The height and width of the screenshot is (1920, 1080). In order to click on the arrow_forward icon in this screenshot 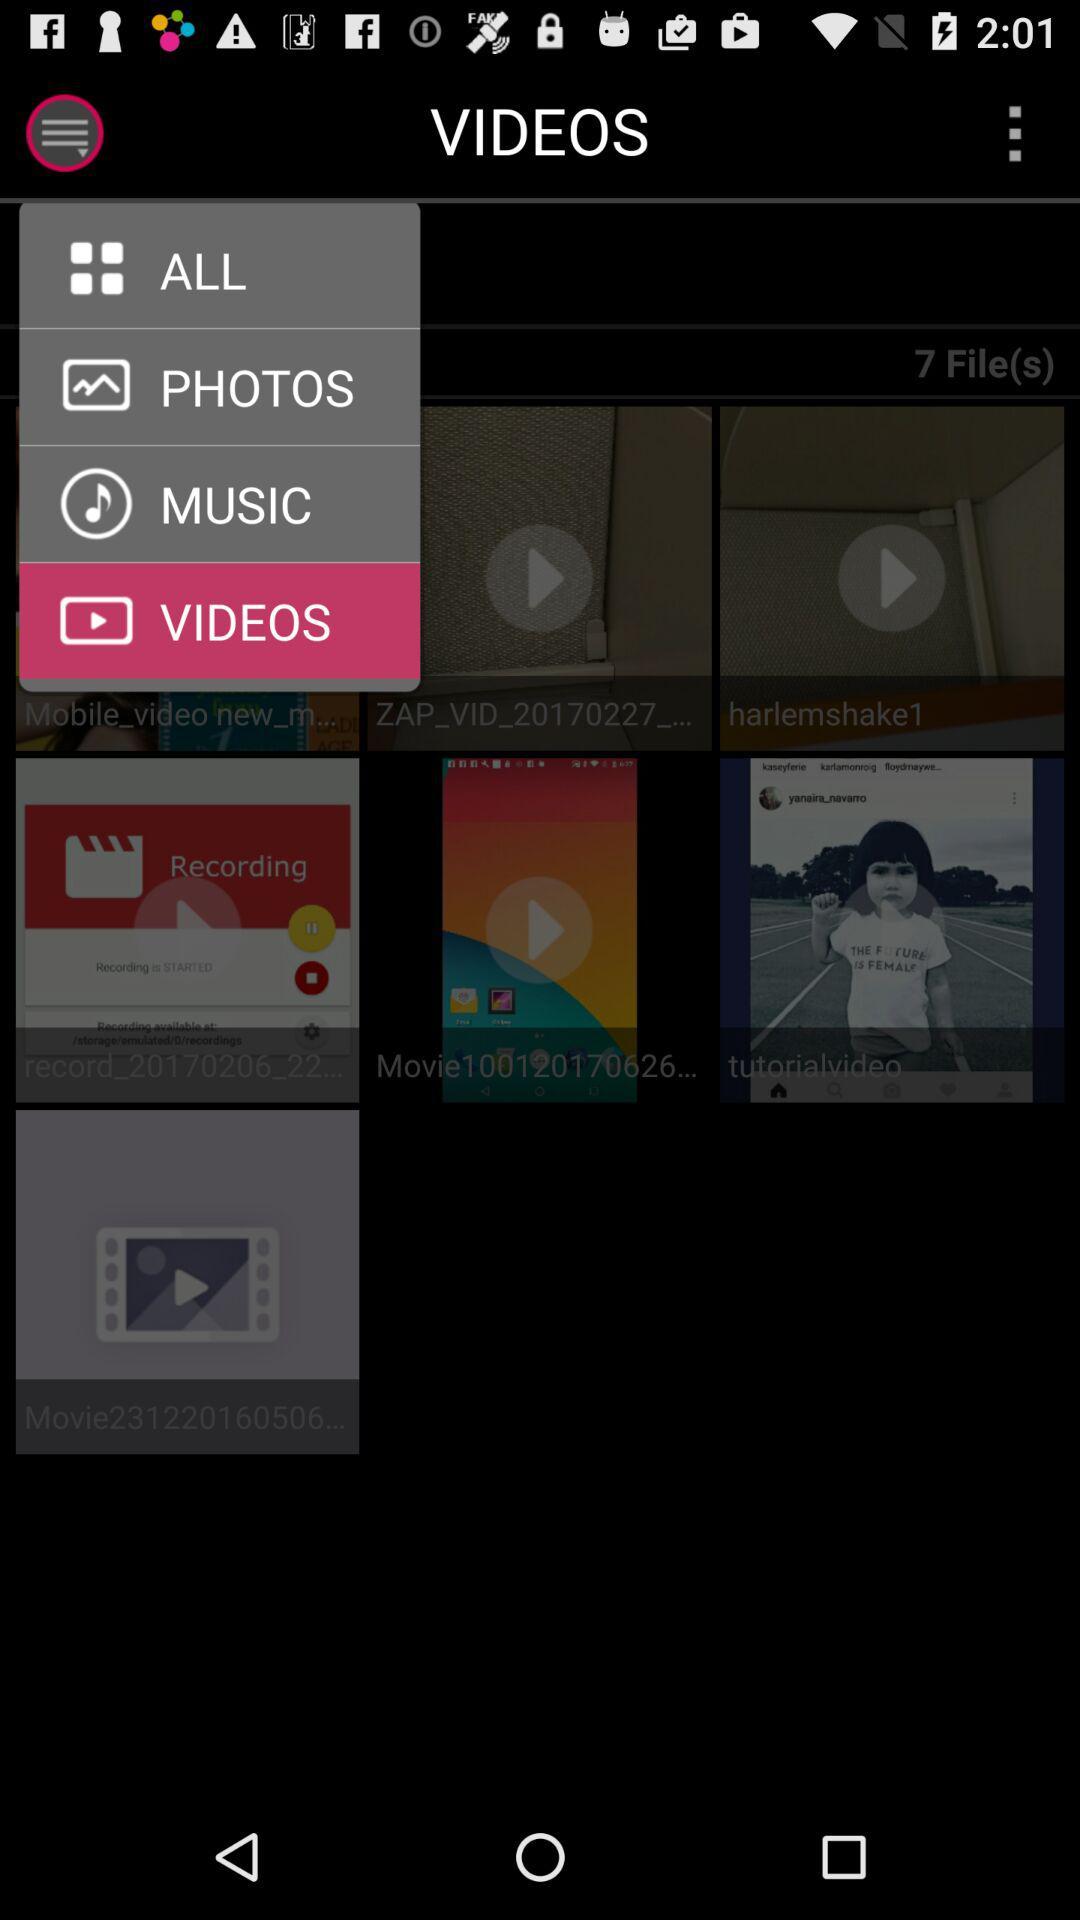, I will do `click(219, 600)`.